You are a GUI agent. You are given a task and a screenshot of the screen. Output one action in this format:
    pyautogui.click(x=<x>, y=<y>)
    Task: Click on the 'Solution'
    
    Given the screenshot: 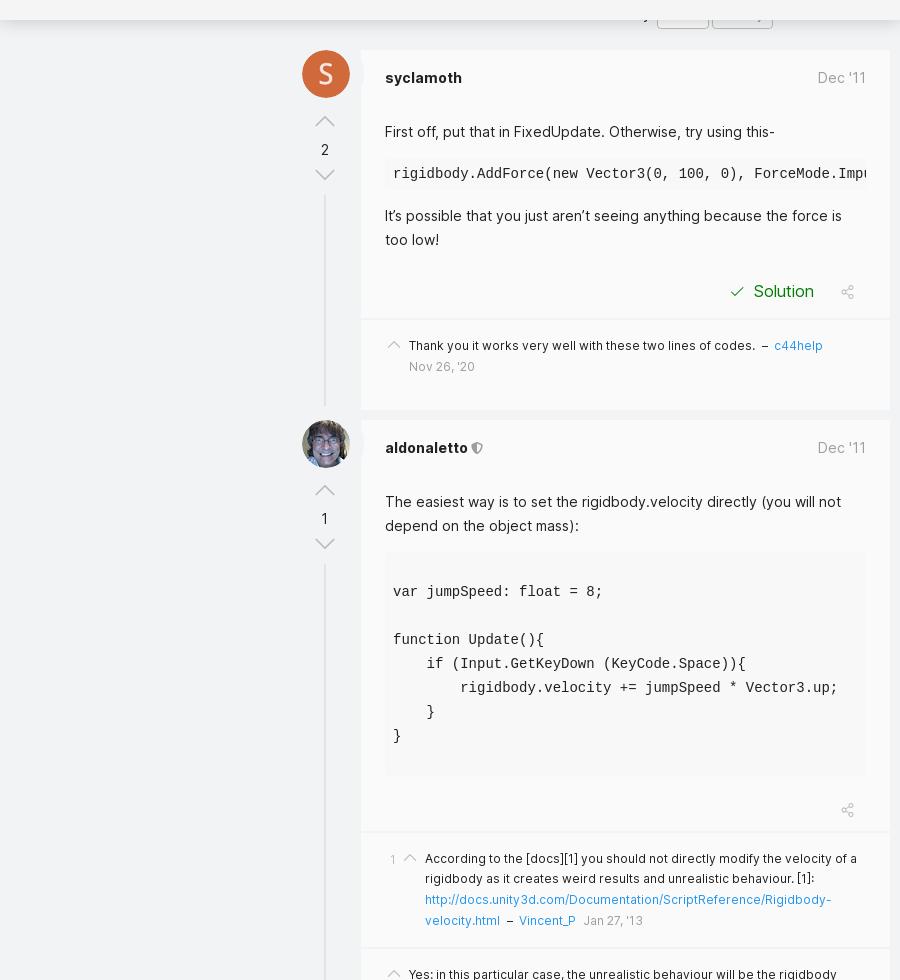 What is the action you would take?
    pyautogui.click(x=782, y=290)
    